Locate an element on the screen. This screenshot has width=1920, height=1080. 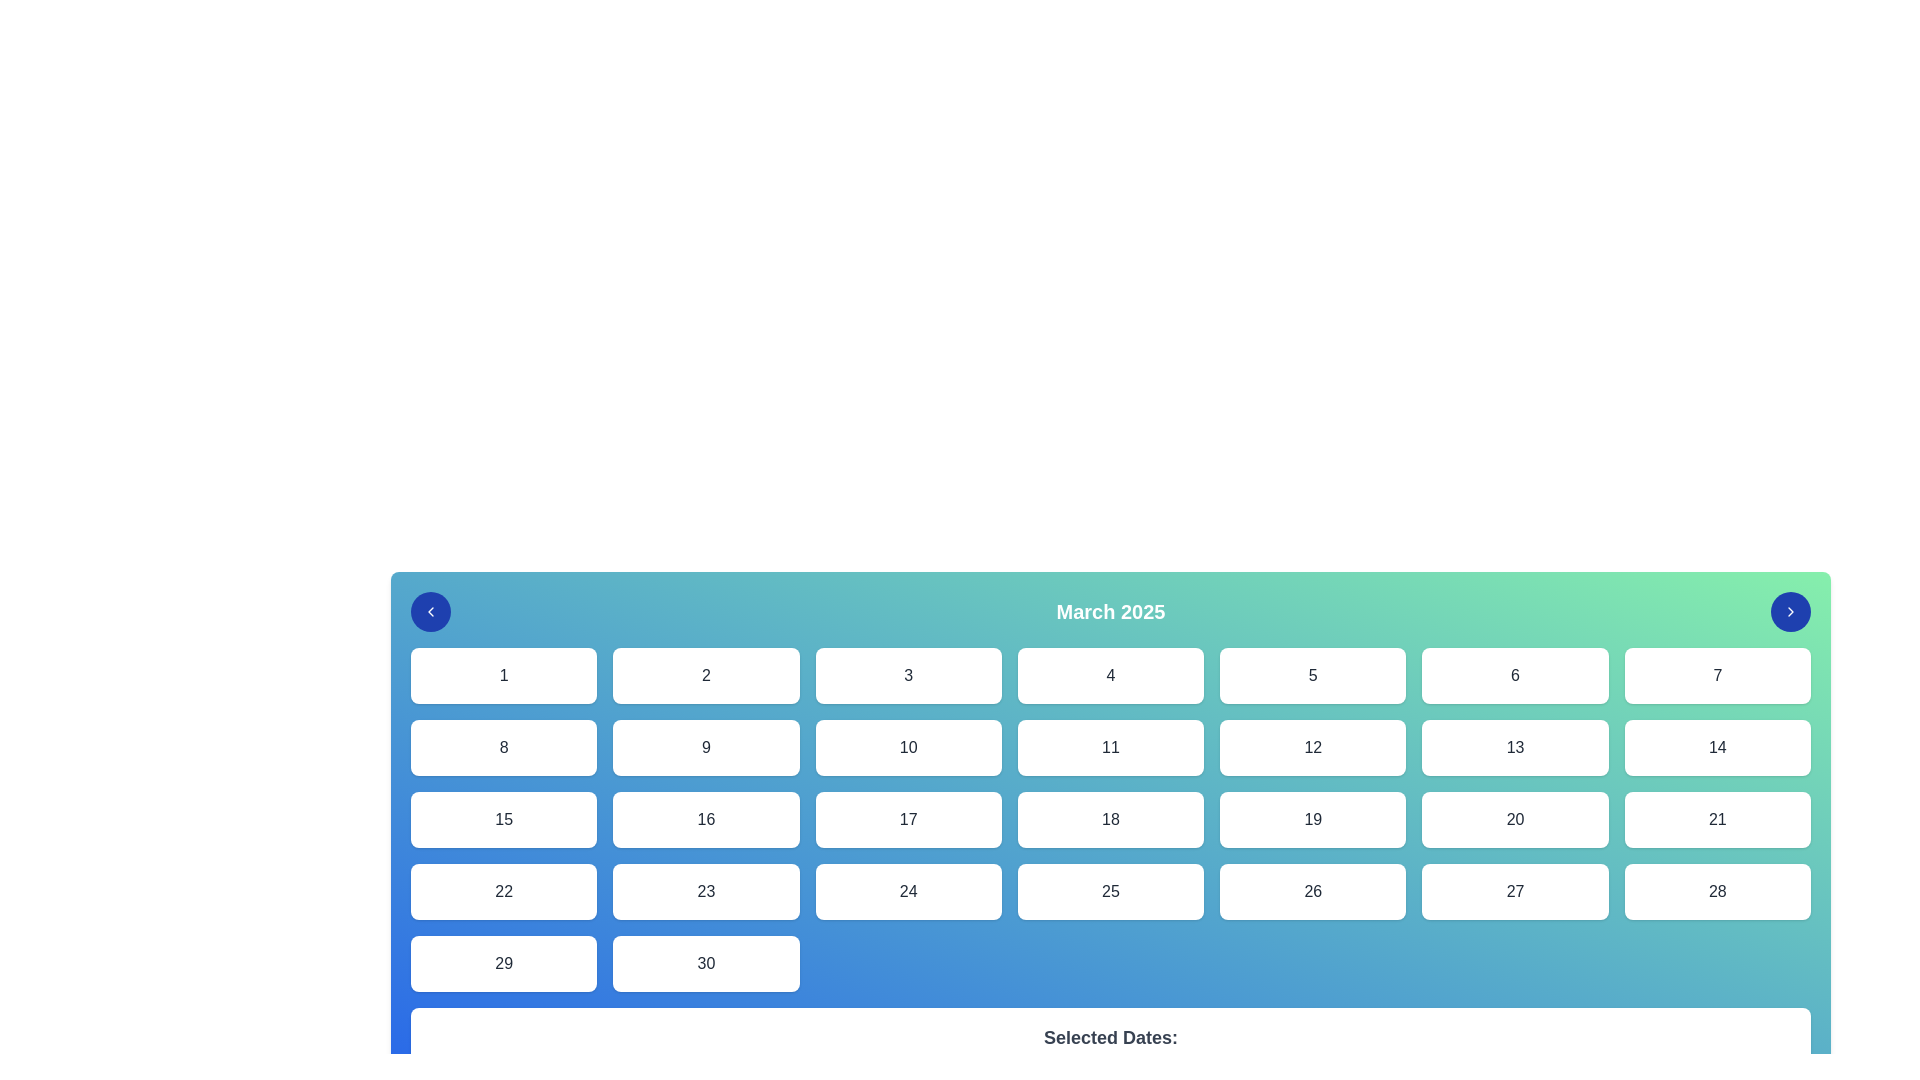
the white rounded rectangle button containing the number '27', which is the sixth item in the bottom row of a 7-column grid layout is located at coordinates (1515, 890).